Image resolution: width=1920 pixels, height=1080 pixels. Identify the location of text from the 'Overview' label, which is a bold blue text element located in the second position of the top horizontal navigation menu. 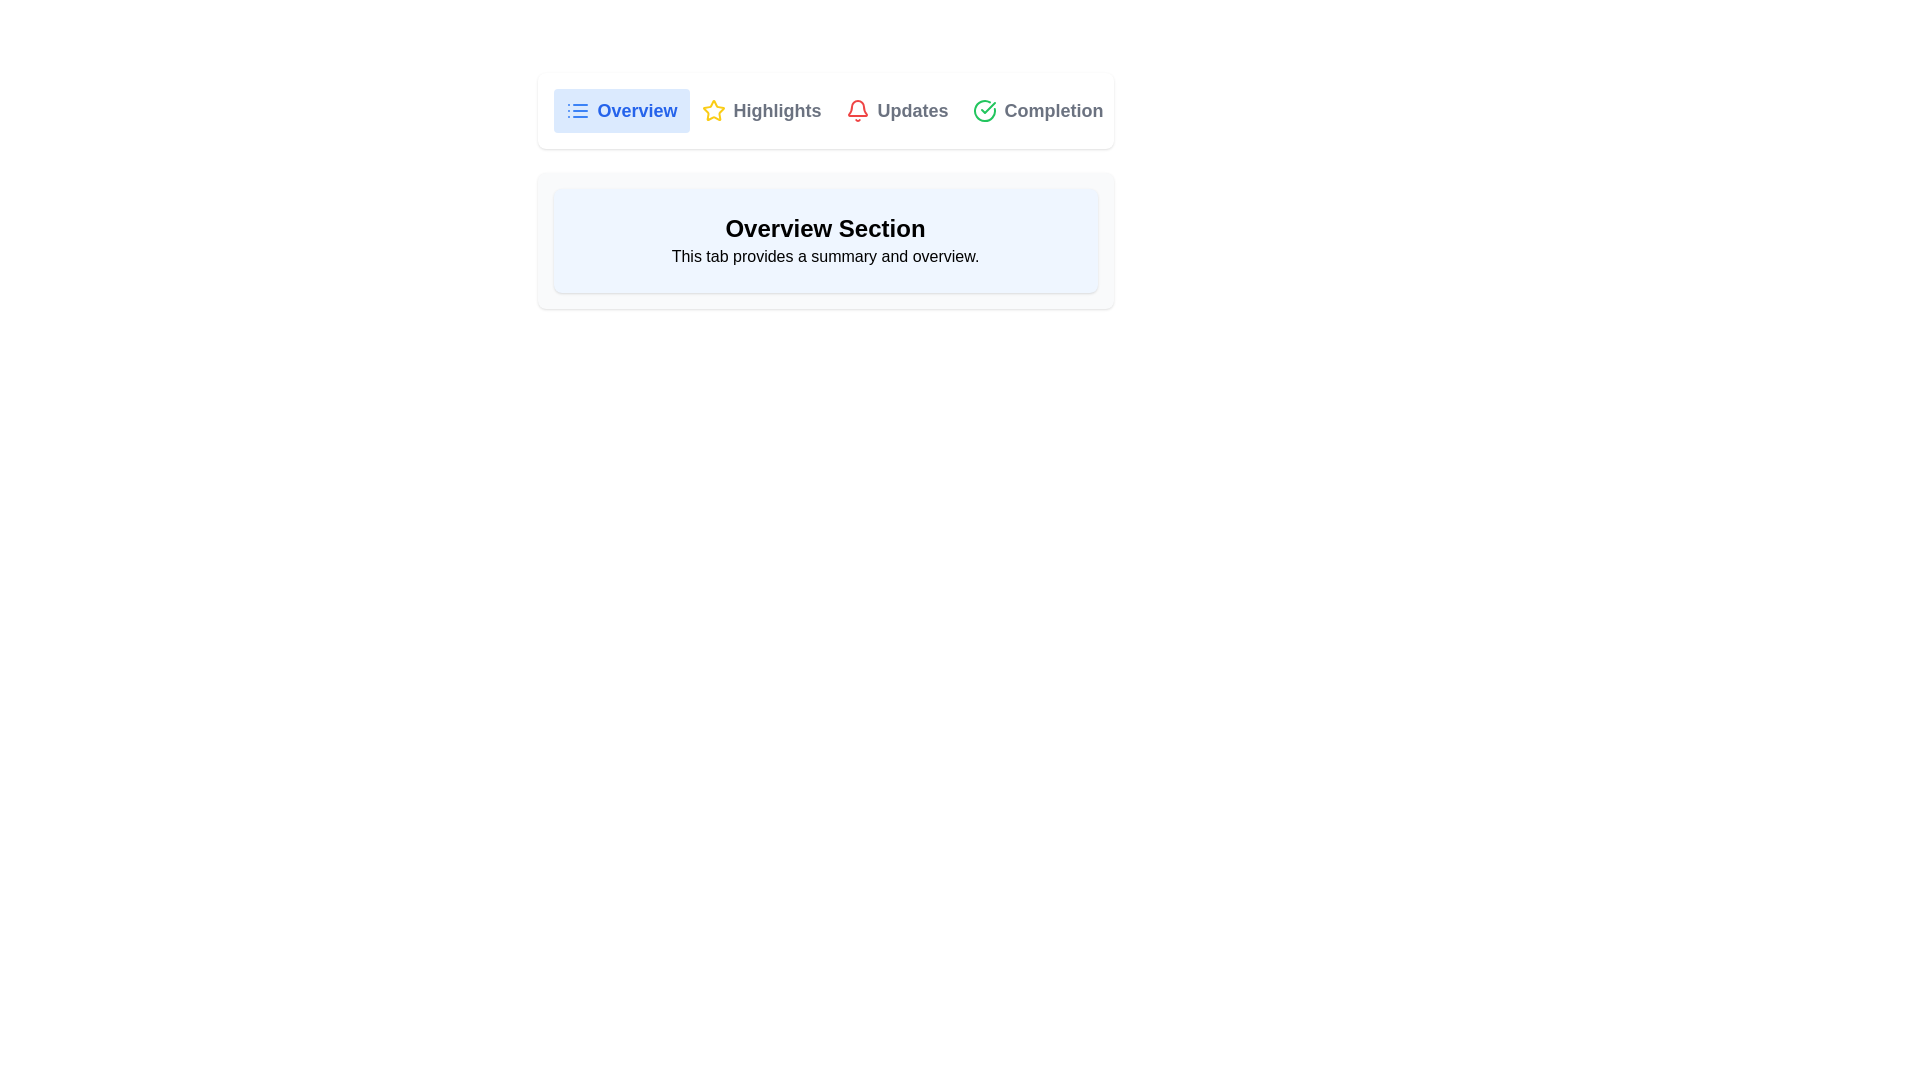
(636, 111).